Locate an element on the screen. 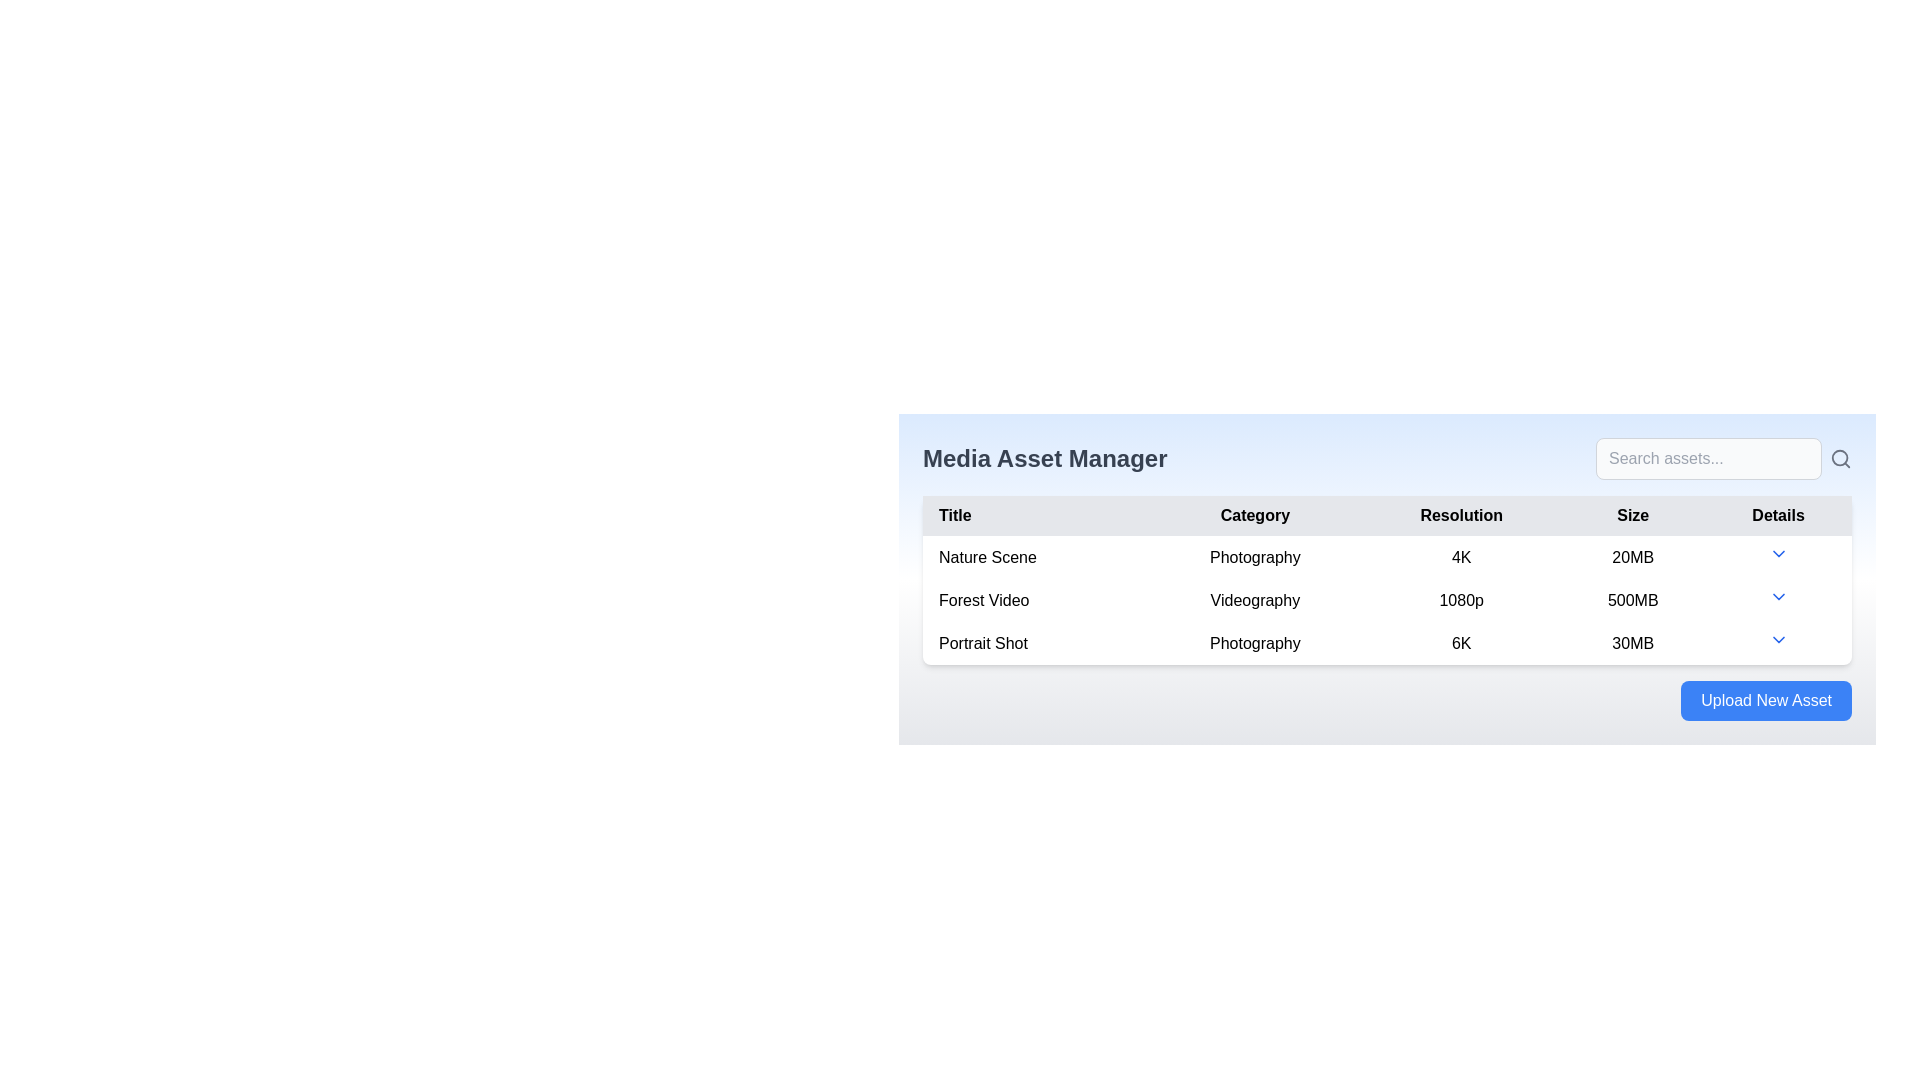  the text label indicating the resolution of the 'Nature Scene' entry in the table, which conveys that the relevant media file is in 4K quality is located at coordinates (1461, 557).